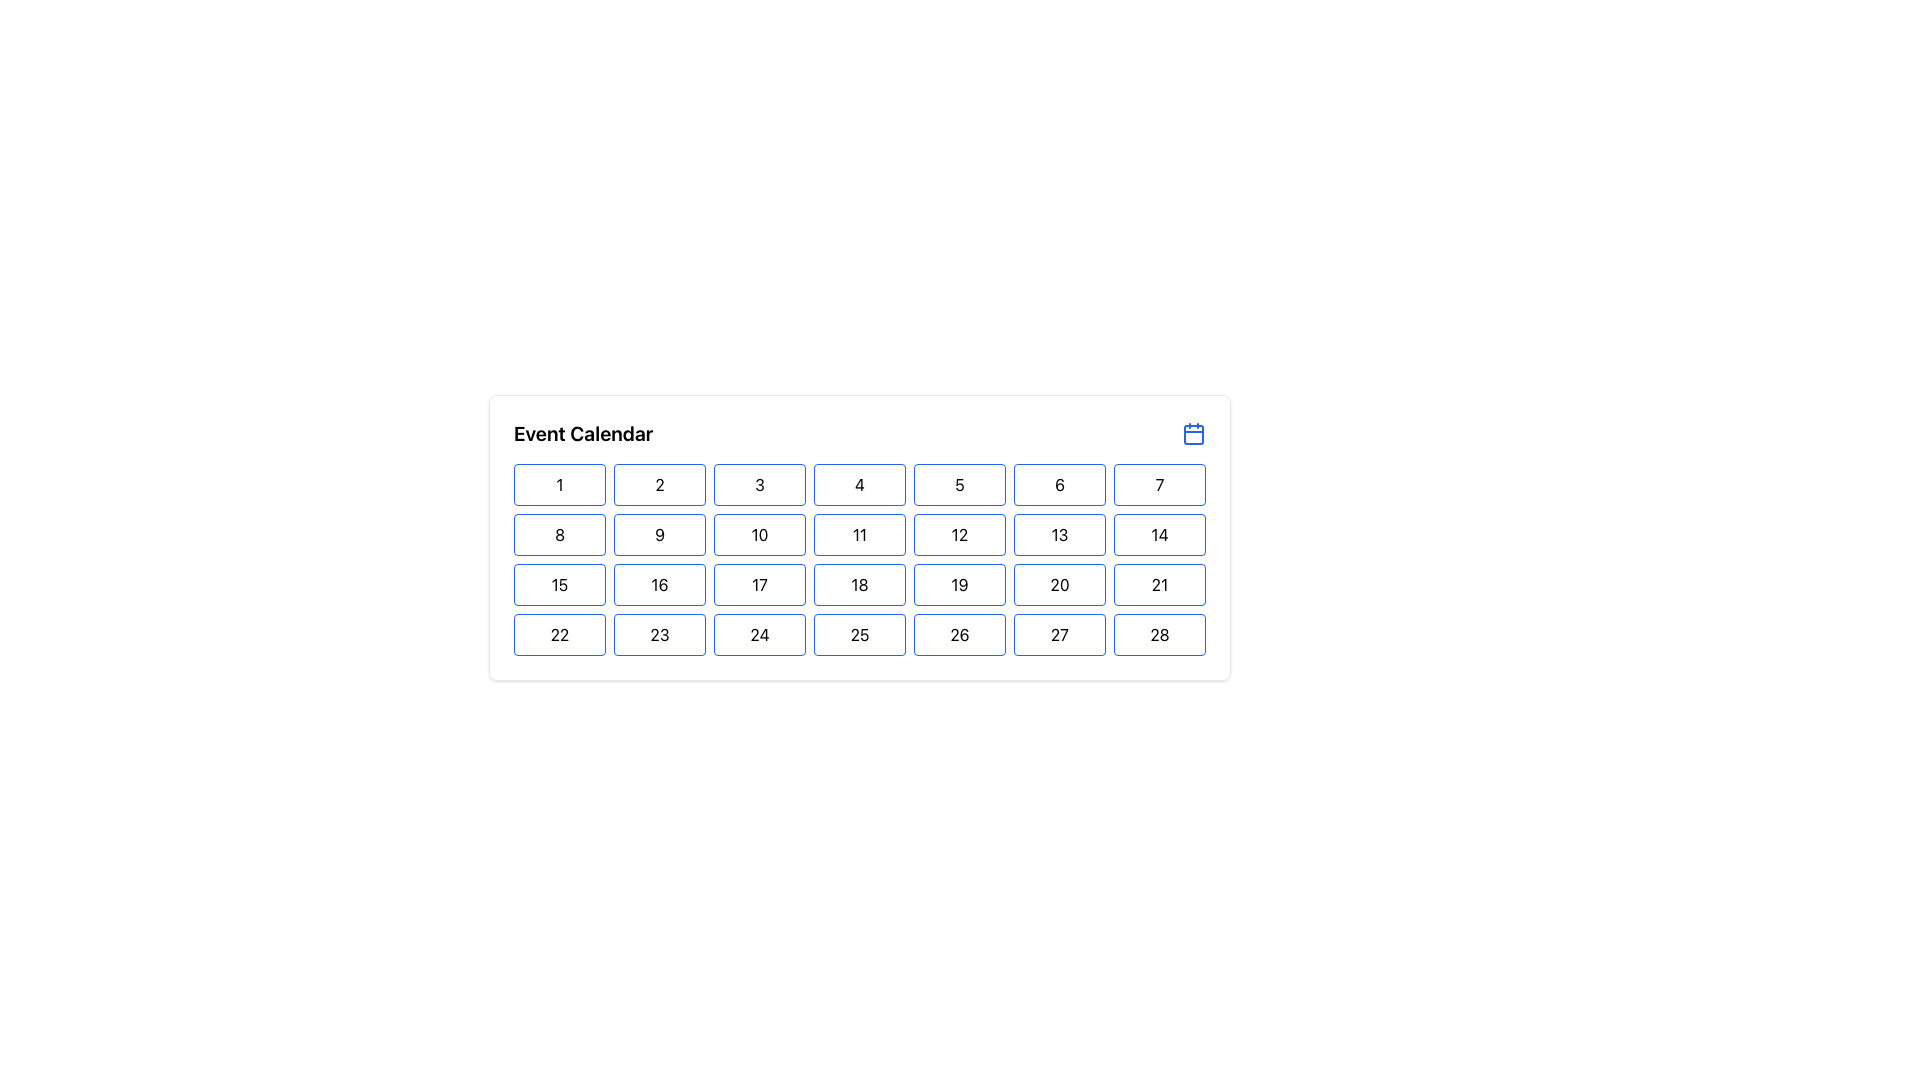  Describe the element at coordinates (660, 635) in the screenshot. I see `the button representing the 23rd day of the month in the calendar interface` at that location.